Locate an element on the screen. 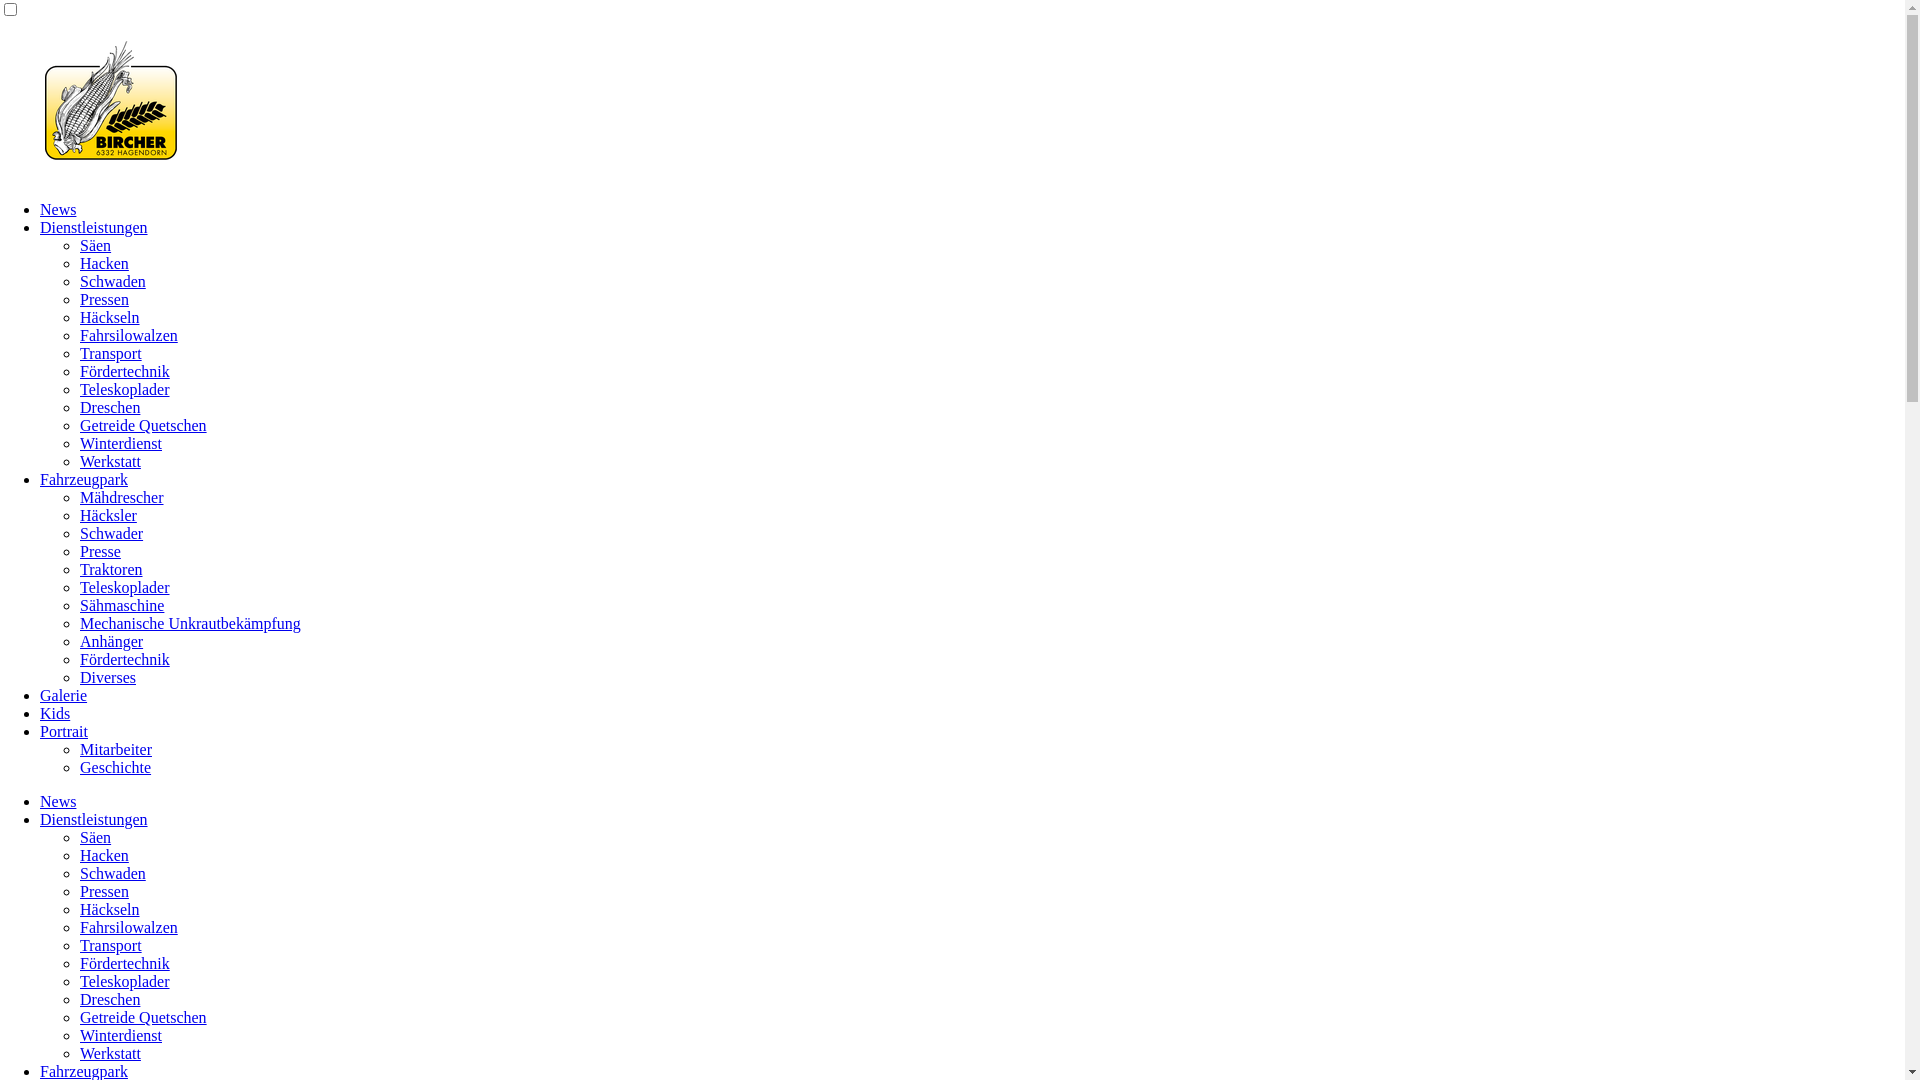 This screenshot has height=1080, width=1920. 'News' is located at coordinates (39, 800).